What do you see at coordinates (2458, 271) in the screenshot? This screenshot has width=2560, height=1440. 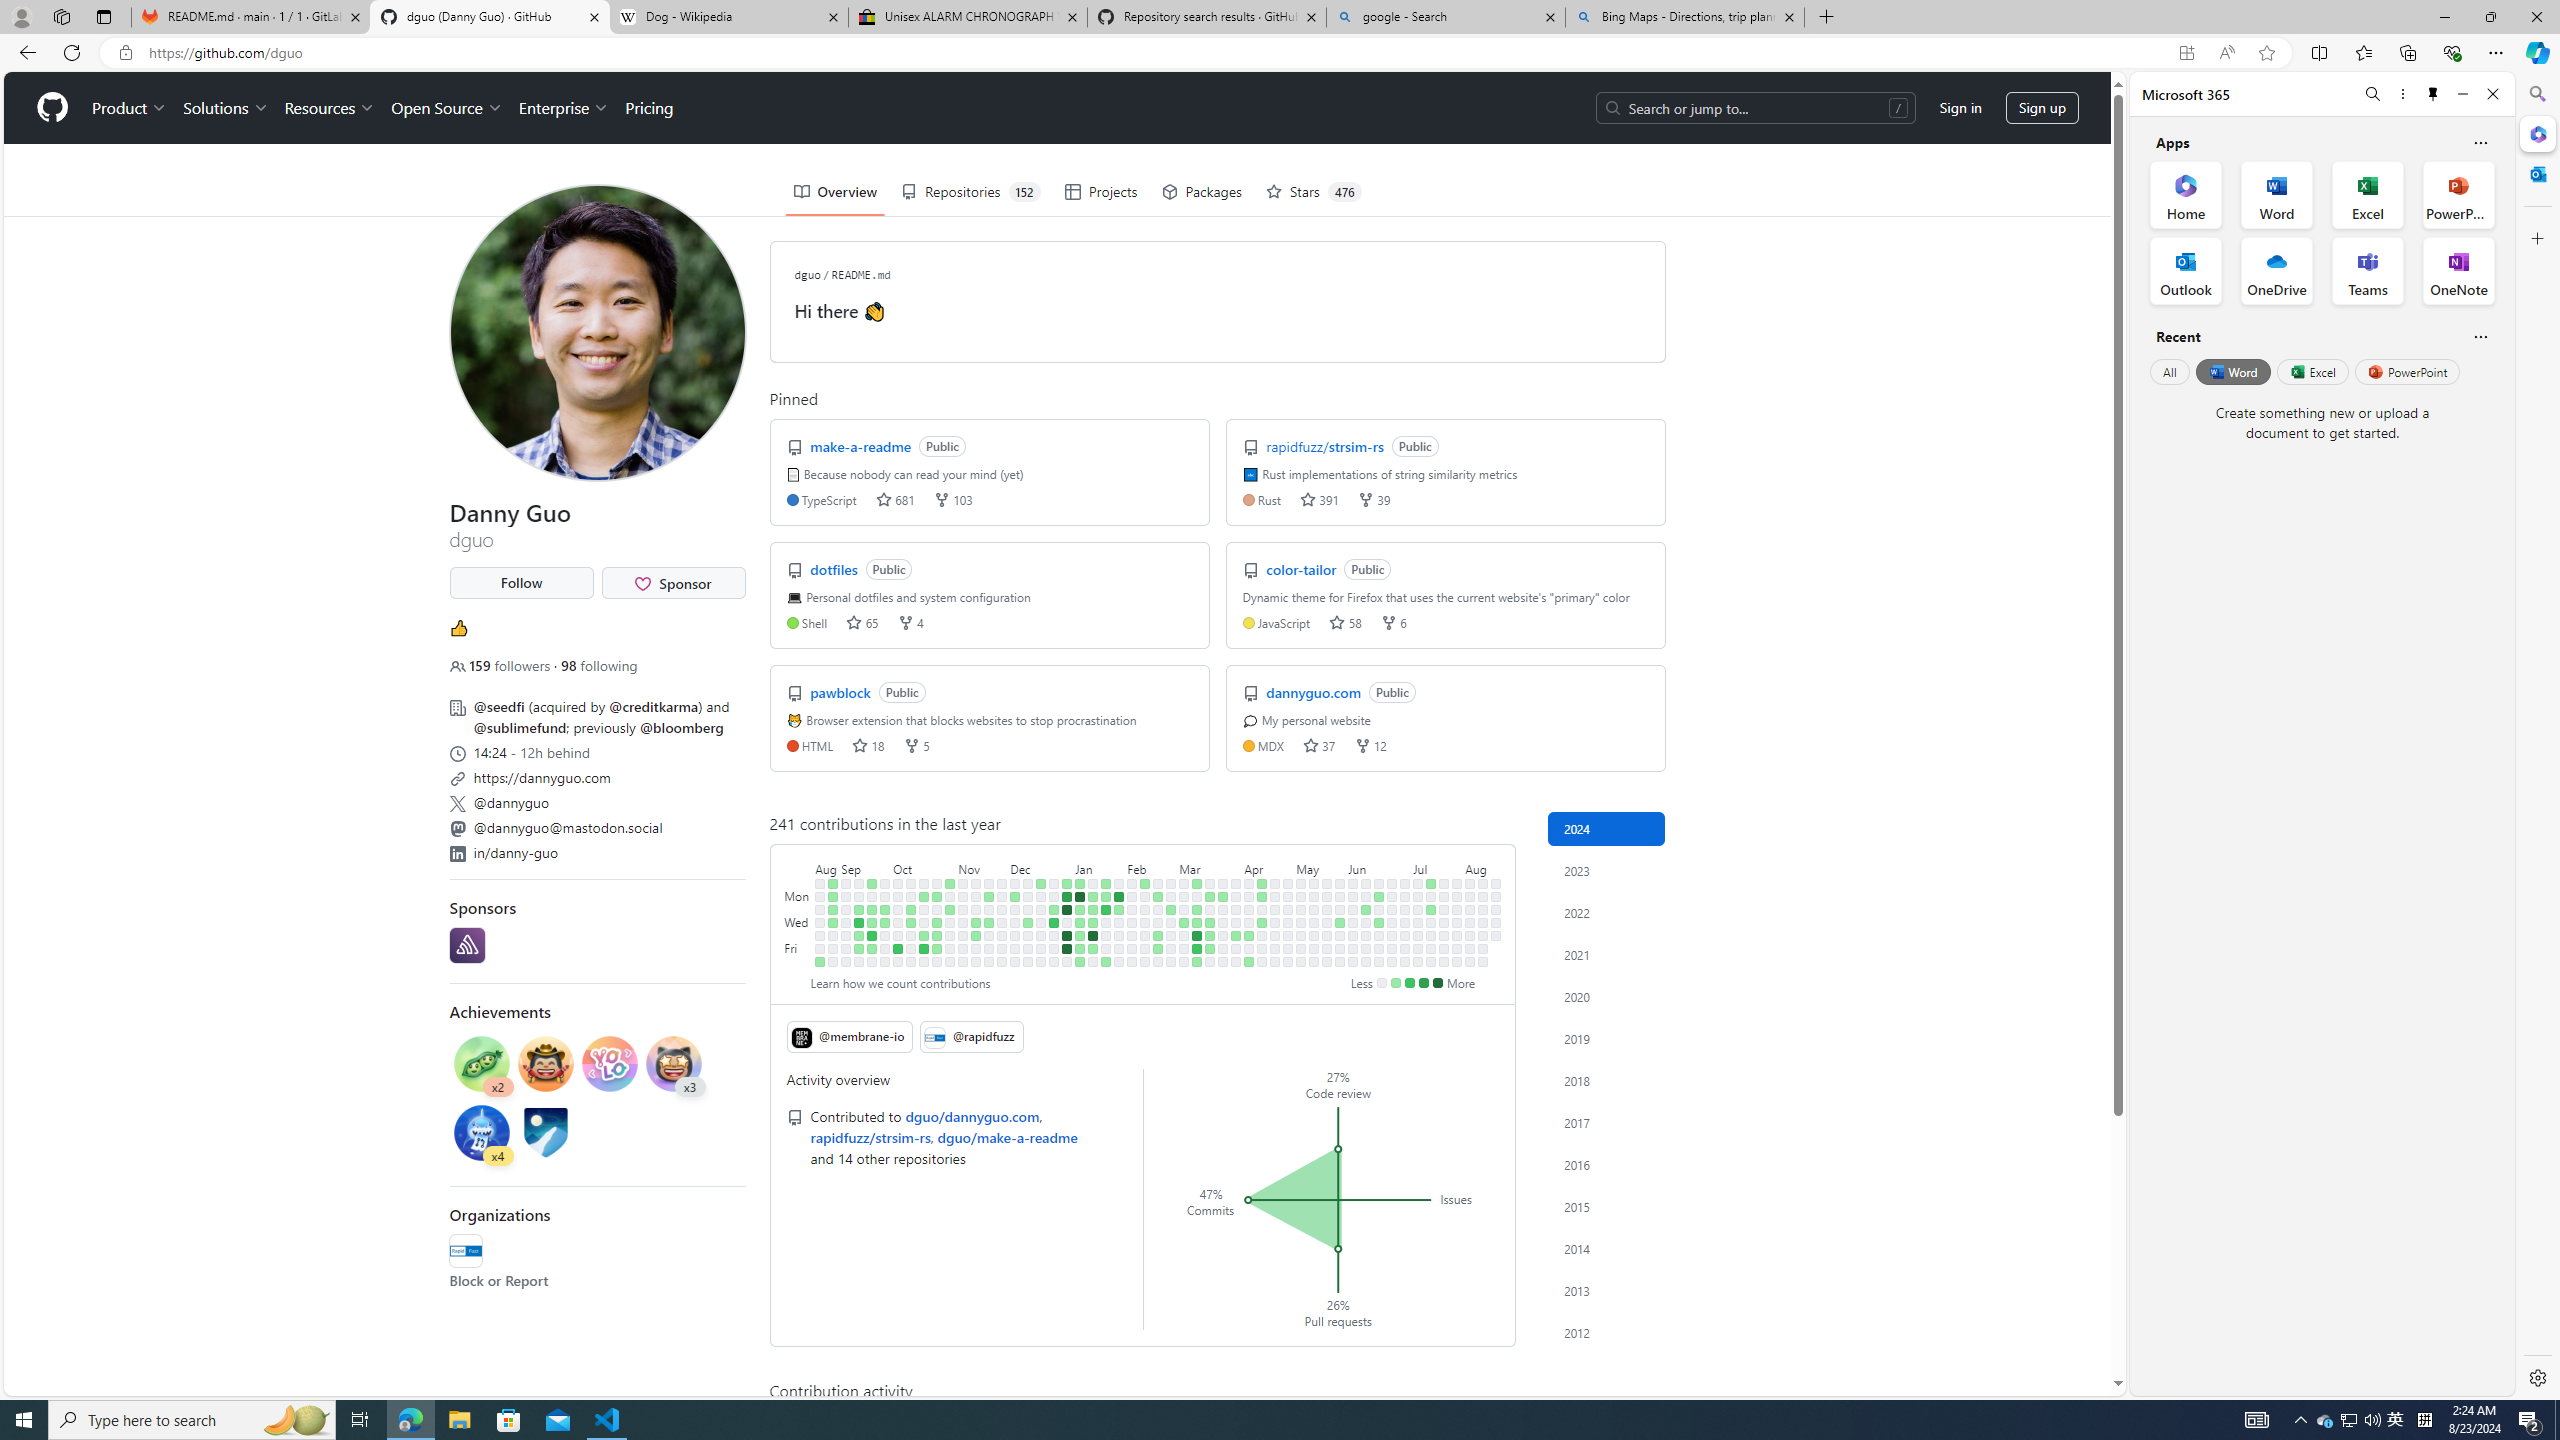 I see `'OneNote Office App'` at bounding box center [2458, 271].